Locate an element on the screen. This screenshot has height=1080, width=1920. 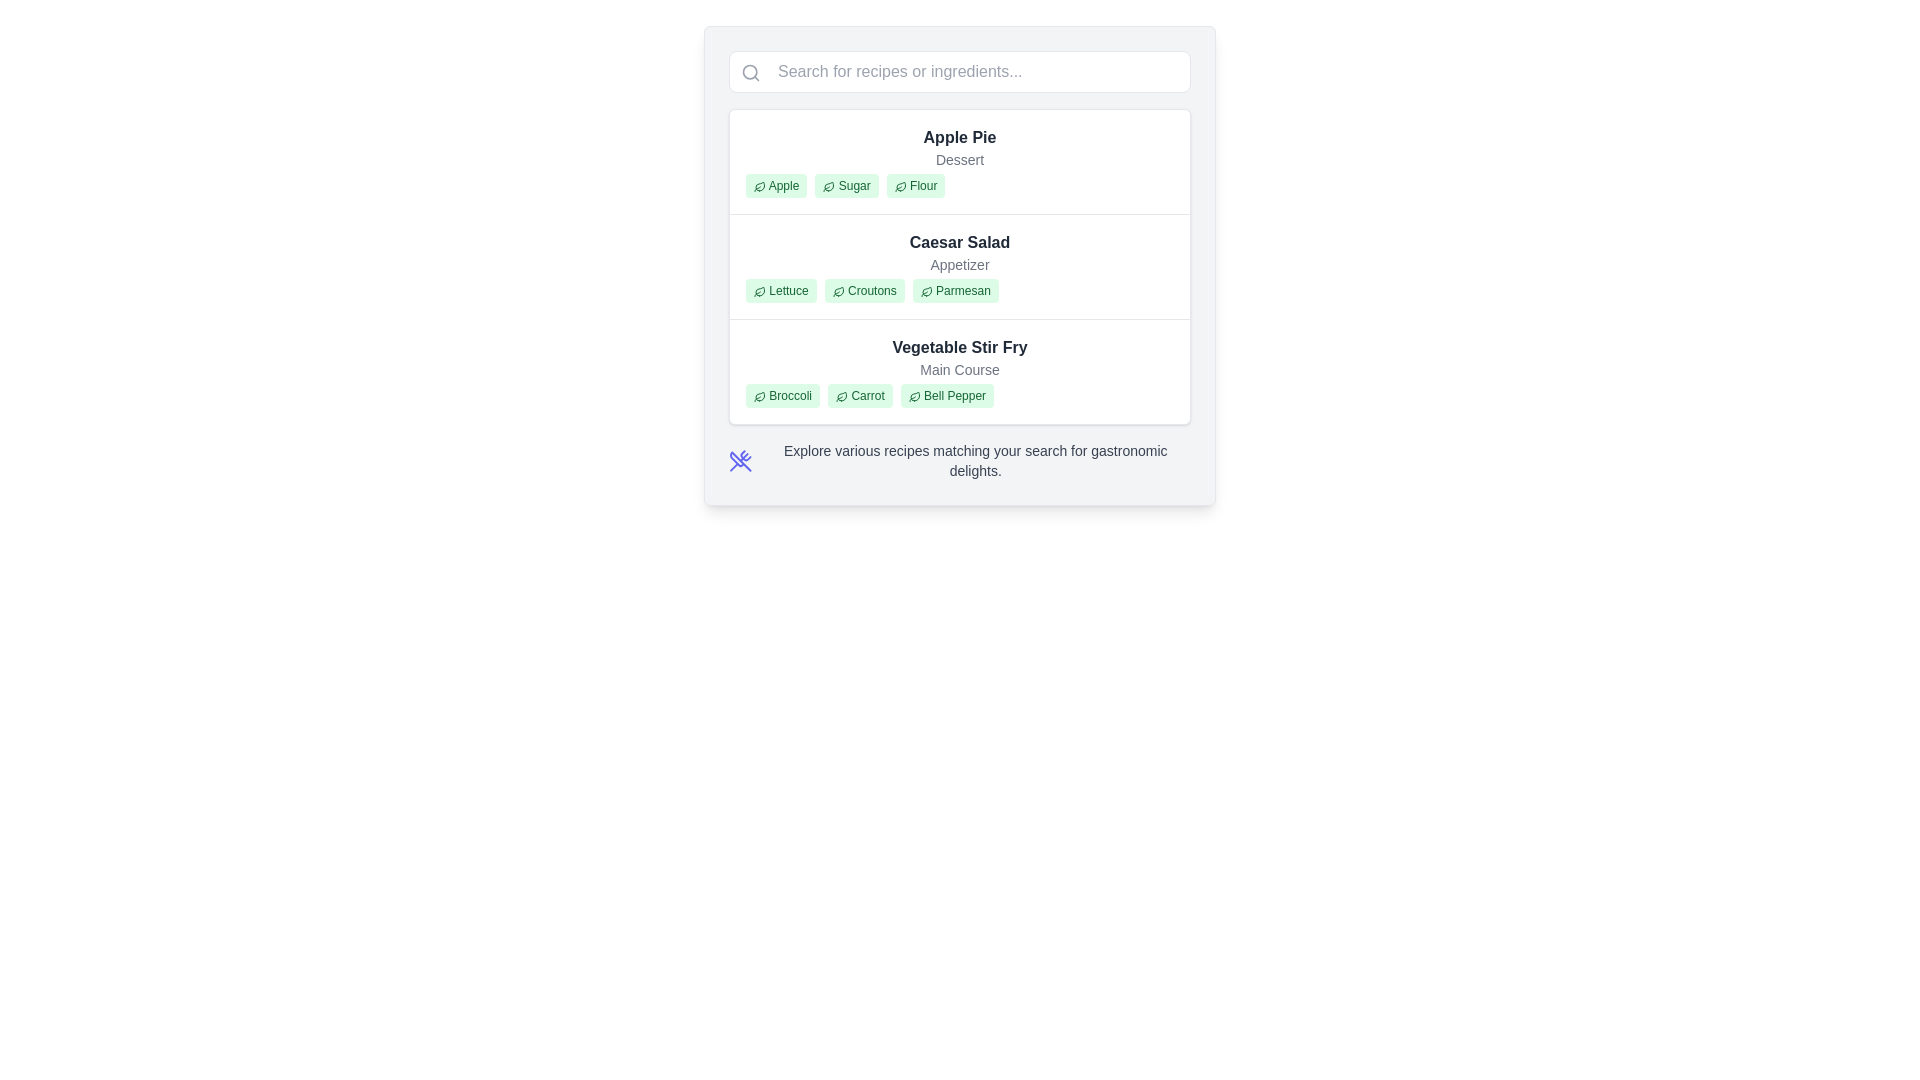
the 'Carrot' badge, which is the second item from the left in the 'Vegetable Stir Fry' section, if it is interactive is located at coordinates (860, 396).